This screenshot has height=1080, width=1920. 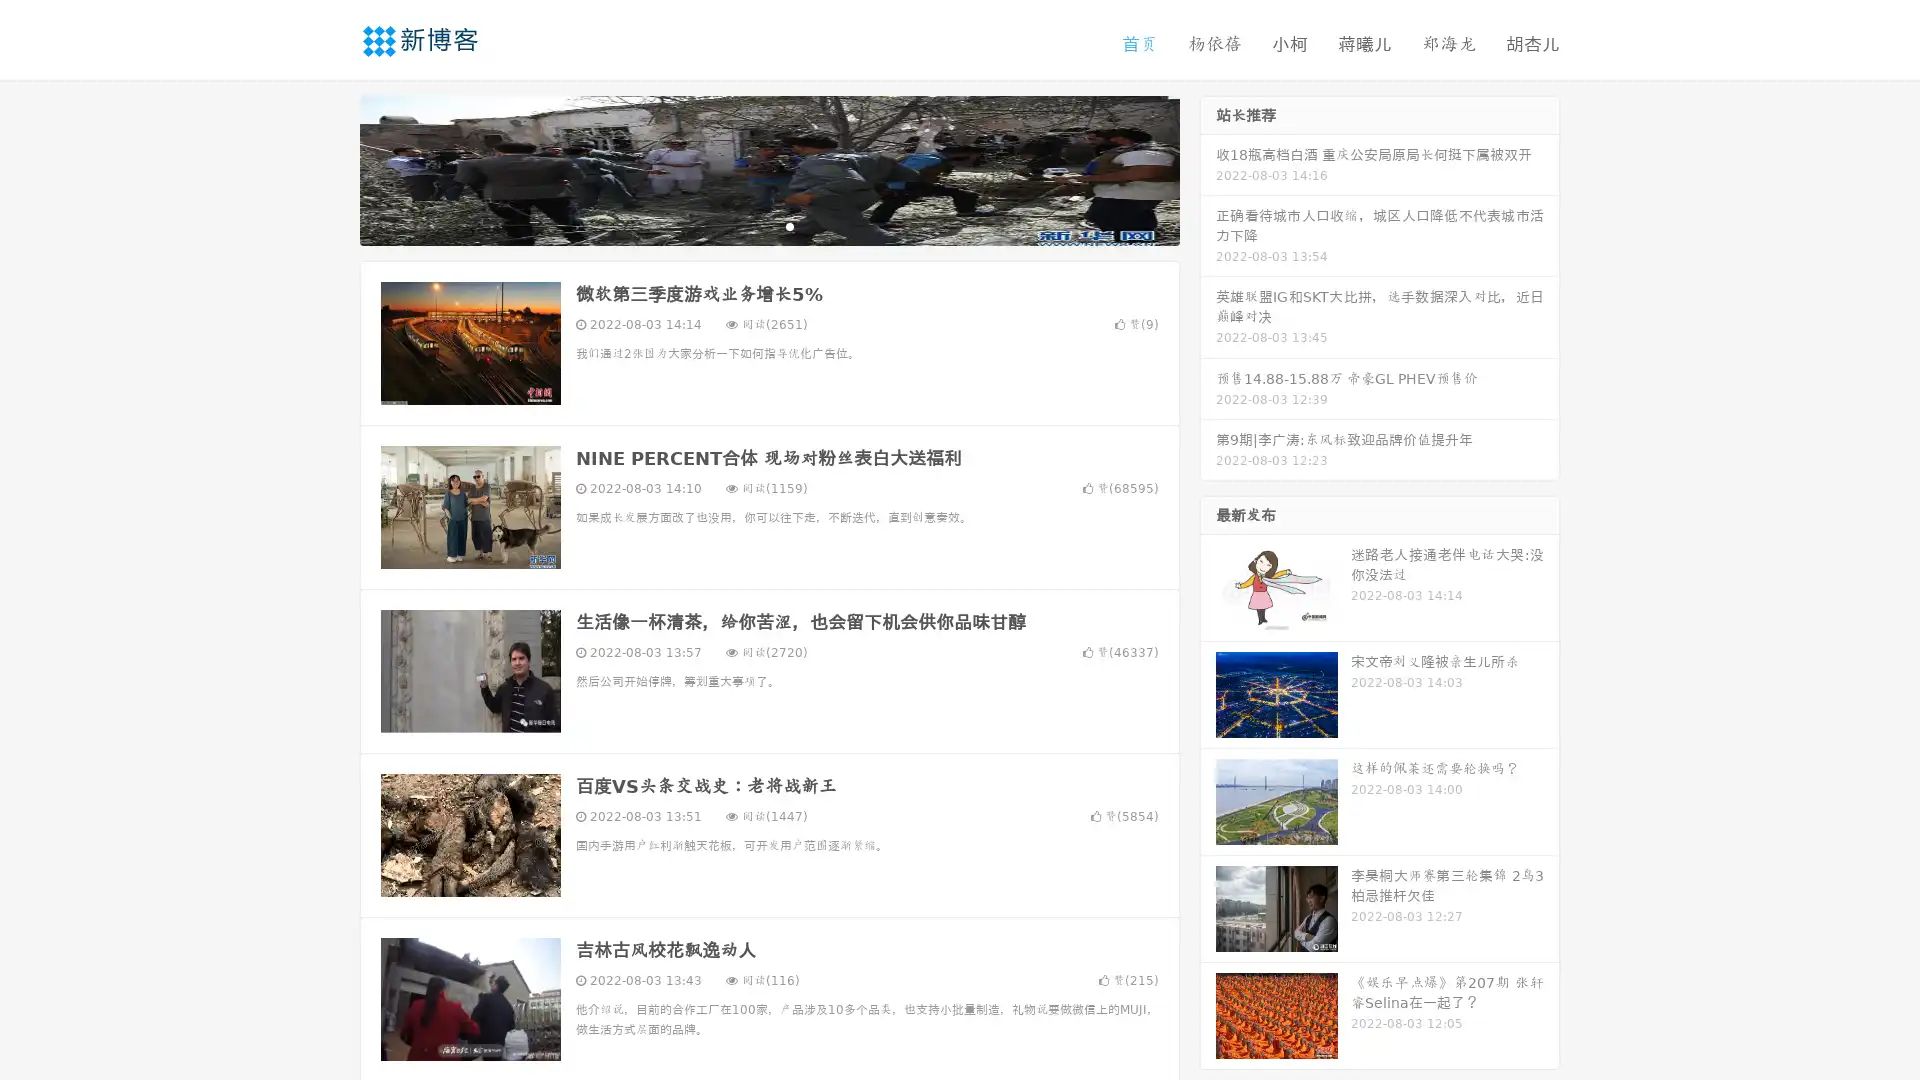 I want to click on Go to slide 1, so click(x=748, y=225).